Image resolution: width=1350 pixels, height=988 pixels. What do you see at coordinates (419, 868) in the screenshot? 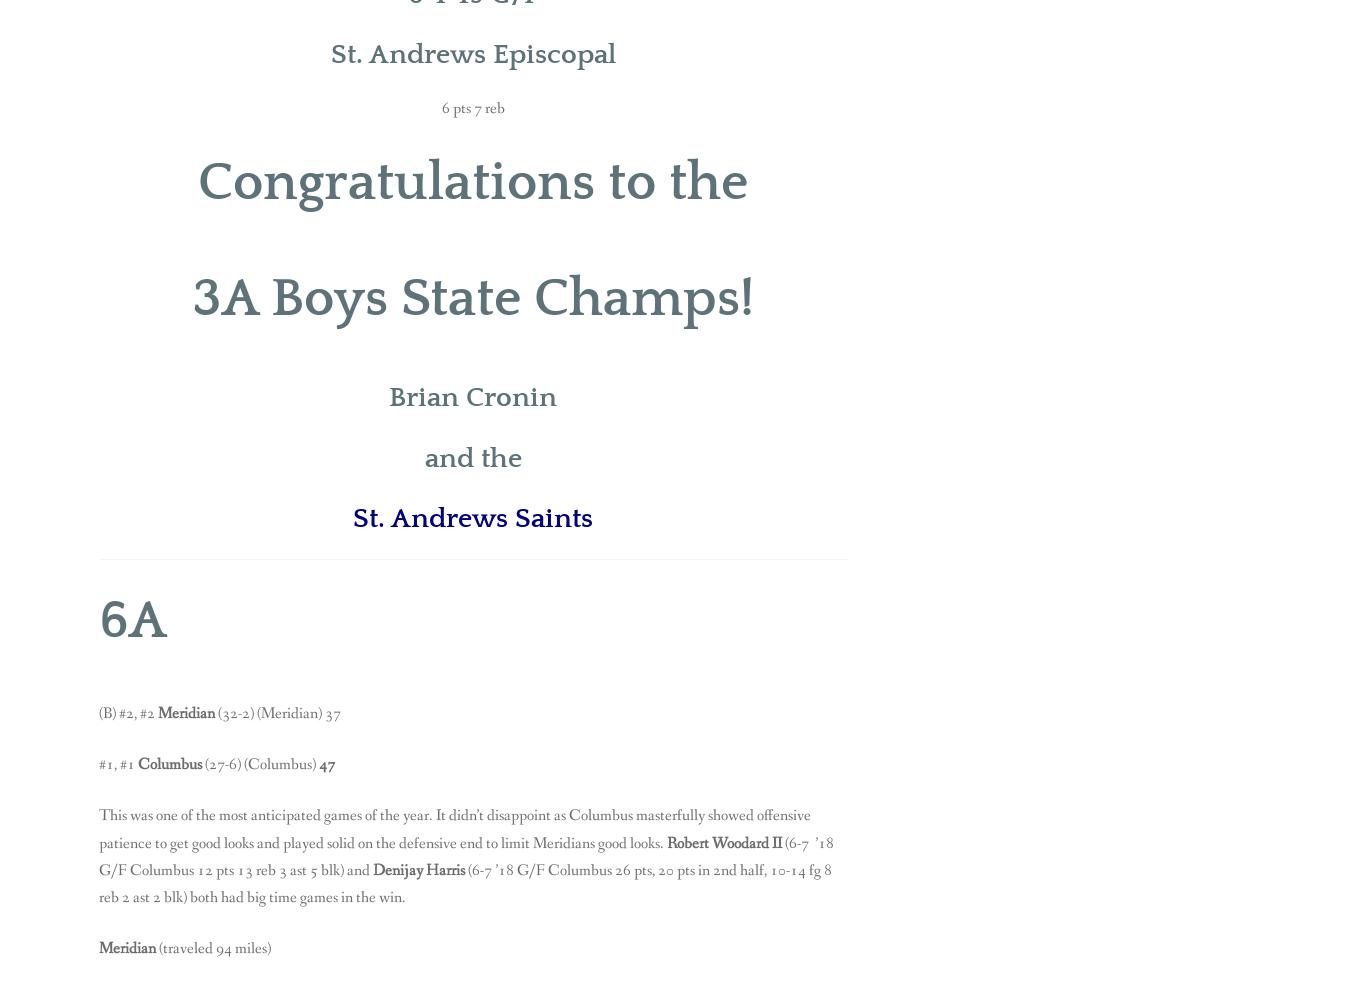
I see `'Denijay Harris'` at bounding box center [419, 868].